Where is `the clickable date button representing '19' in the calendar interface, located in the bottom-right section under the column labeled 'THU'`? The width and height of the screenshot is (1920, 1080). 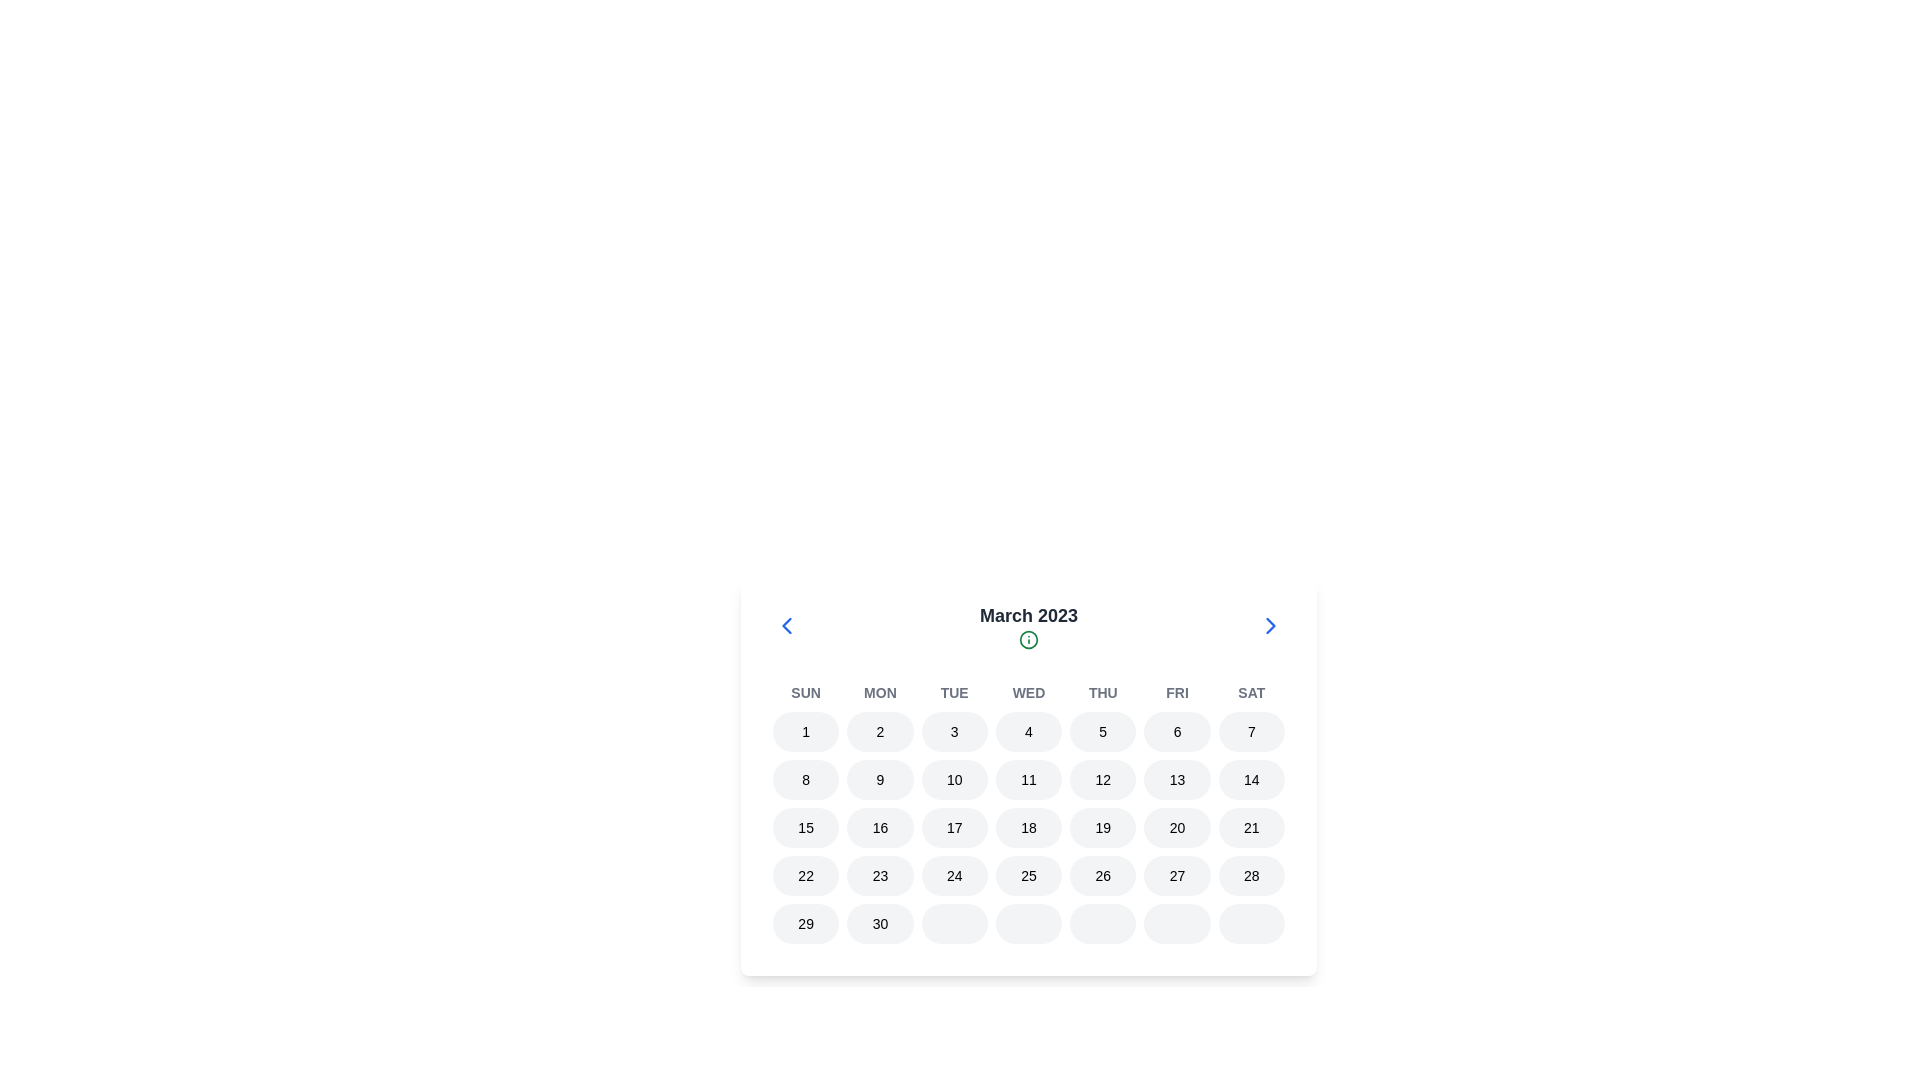 the clickable date button representing '19' in the calendar interface, located in the bottom-right section under the column labeled 'THU' is located at coordinates (1102, 828).